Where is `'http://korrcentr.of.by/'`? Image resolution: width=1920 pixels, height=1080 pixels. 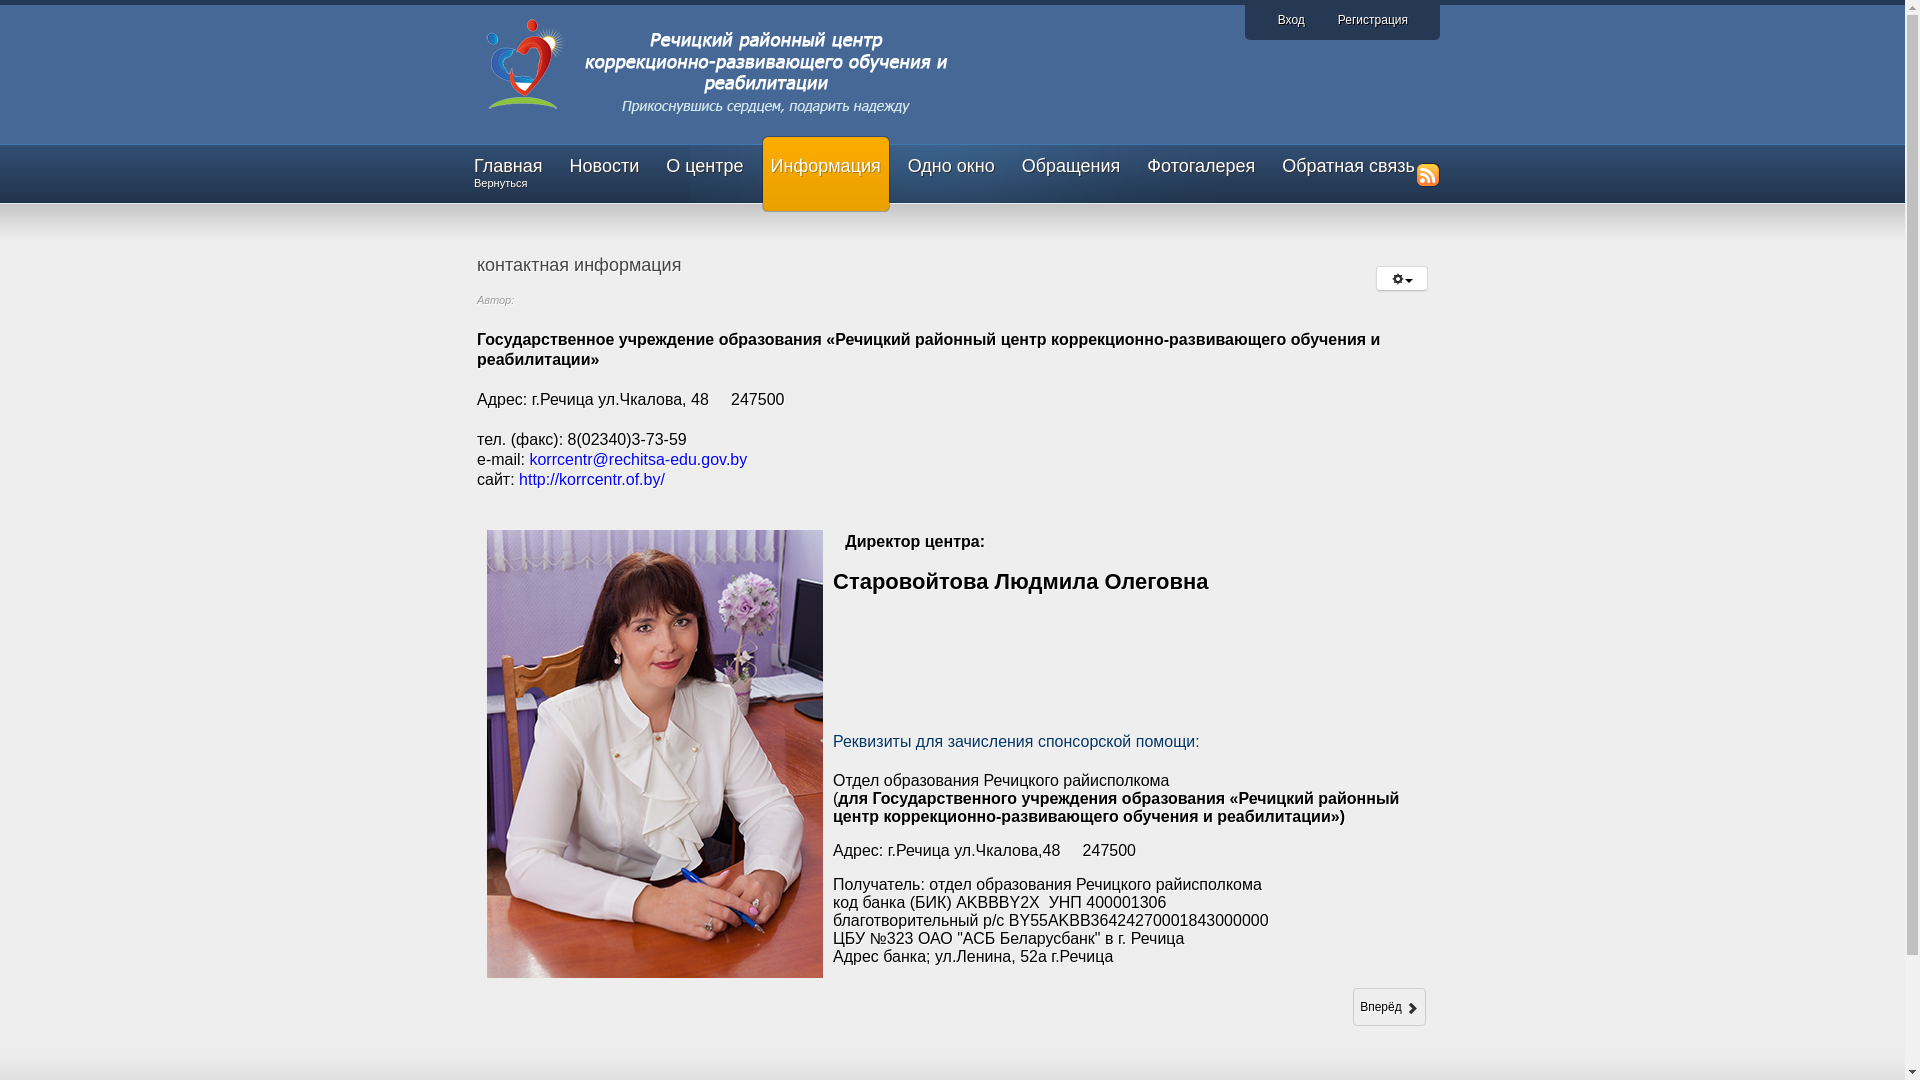 'http://korrcentr.of.by/' is located at coordinates (589, 479).